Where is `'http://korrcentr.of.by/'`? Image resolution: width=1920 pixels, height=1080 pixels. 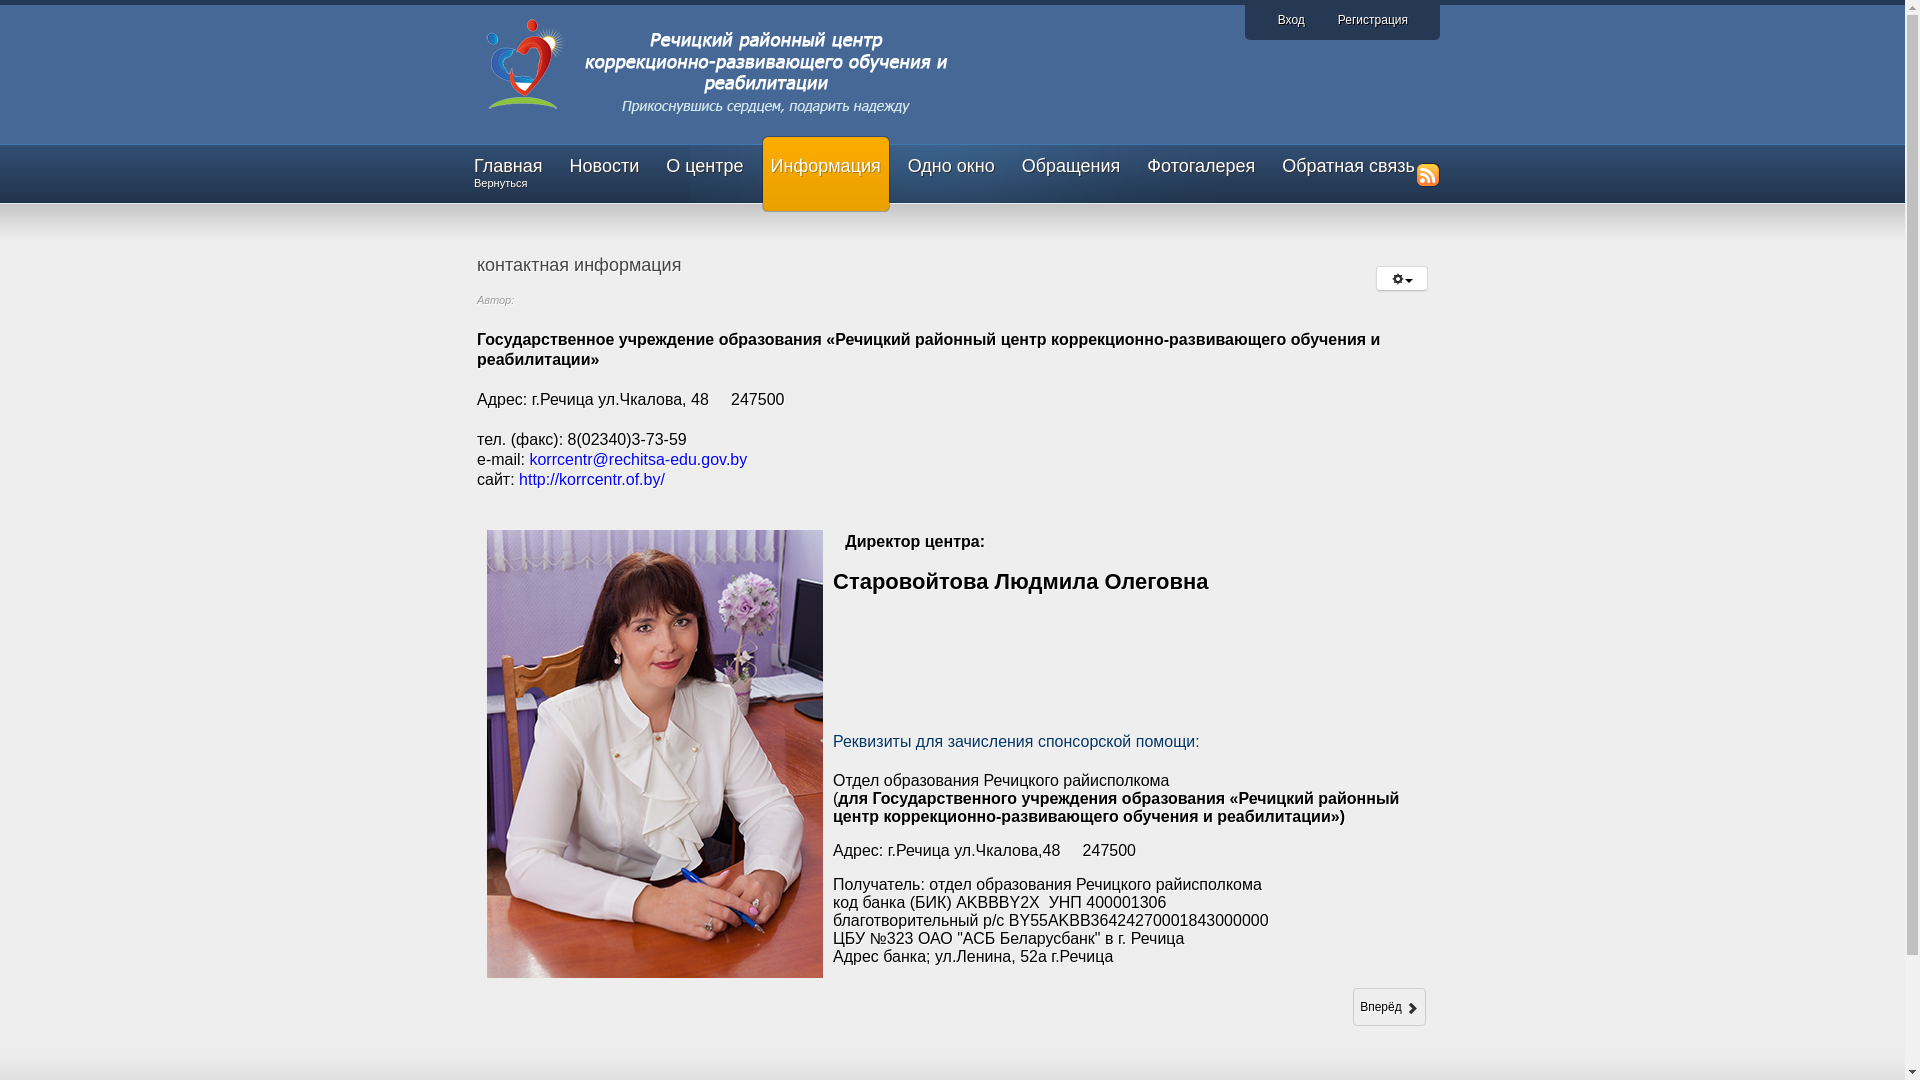 'http://korrcentr.of.by/' is located at coordinates (589, 479).